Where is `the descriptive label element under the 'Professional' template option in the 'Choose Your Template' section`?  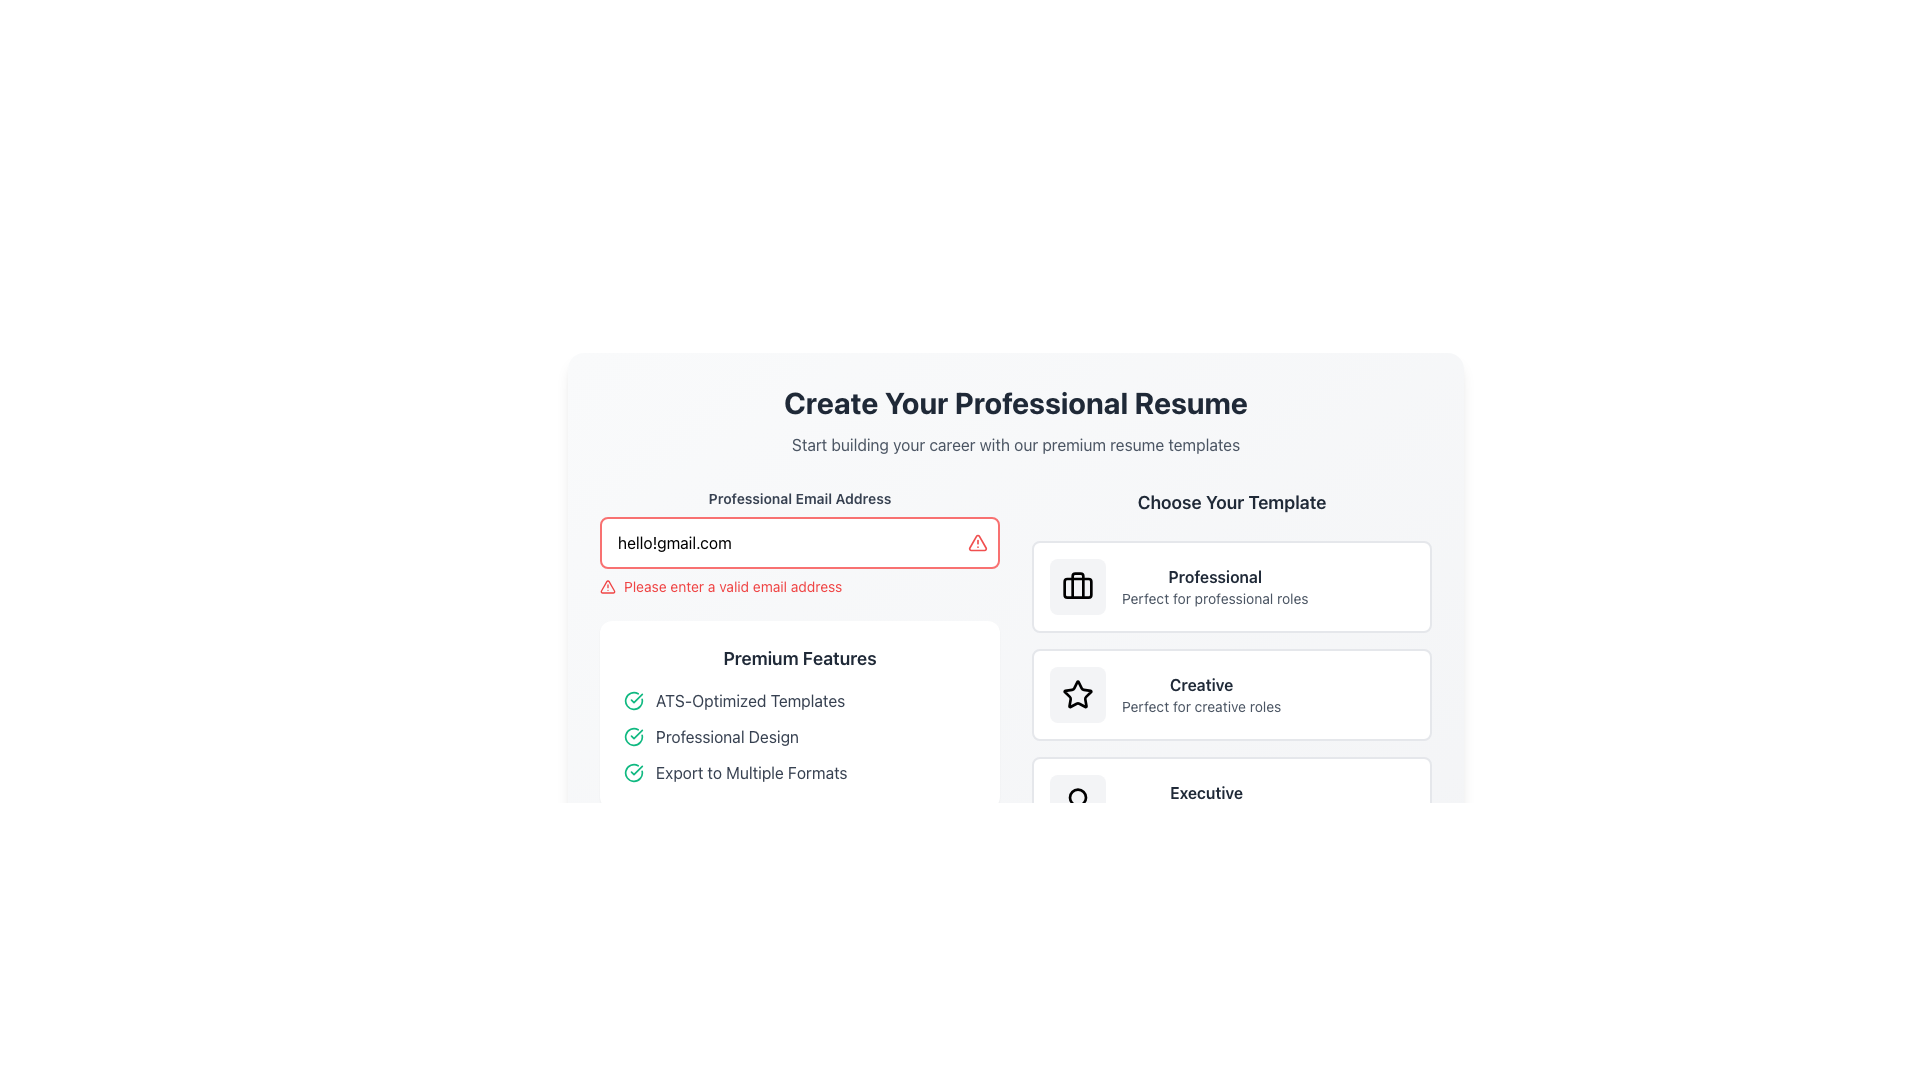
the descriptive label element under the 'Professional' template option in the 'Choose Your Template' section is located at coordinates (1214, 597).